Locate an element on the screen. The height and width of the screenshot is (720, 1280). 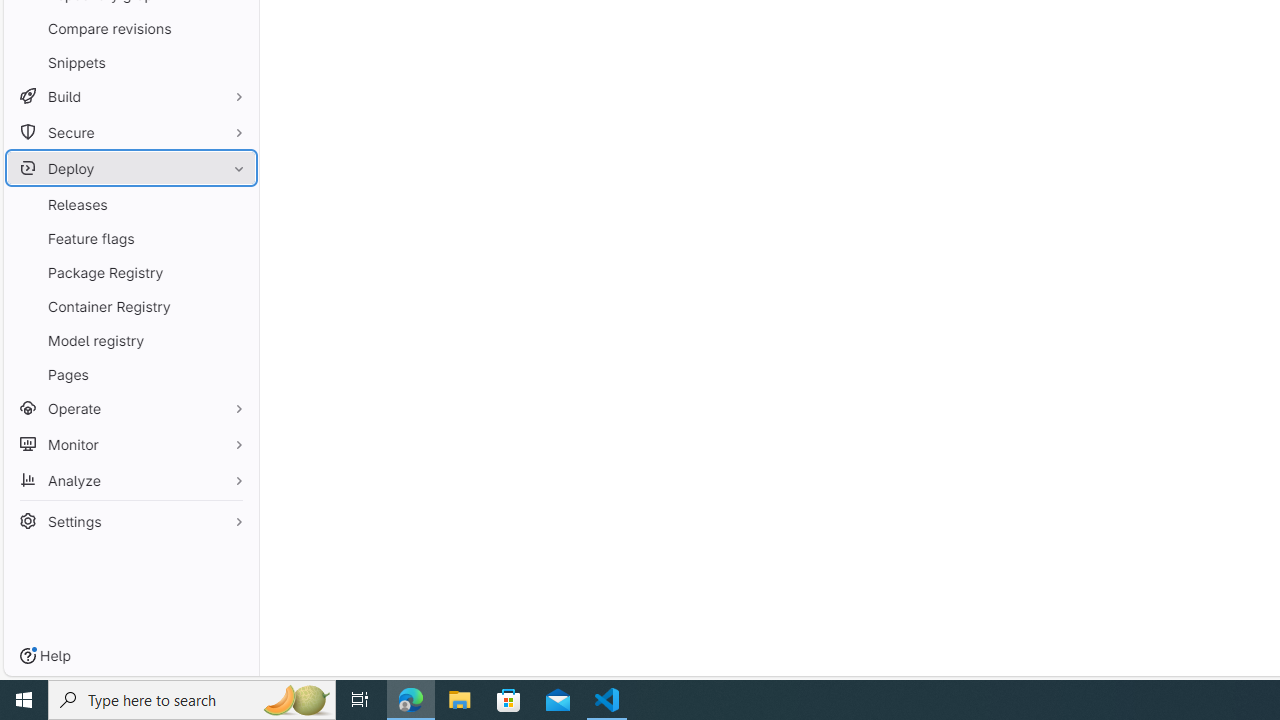
'Pin Container Registry' is located at coordinates (234, 306).